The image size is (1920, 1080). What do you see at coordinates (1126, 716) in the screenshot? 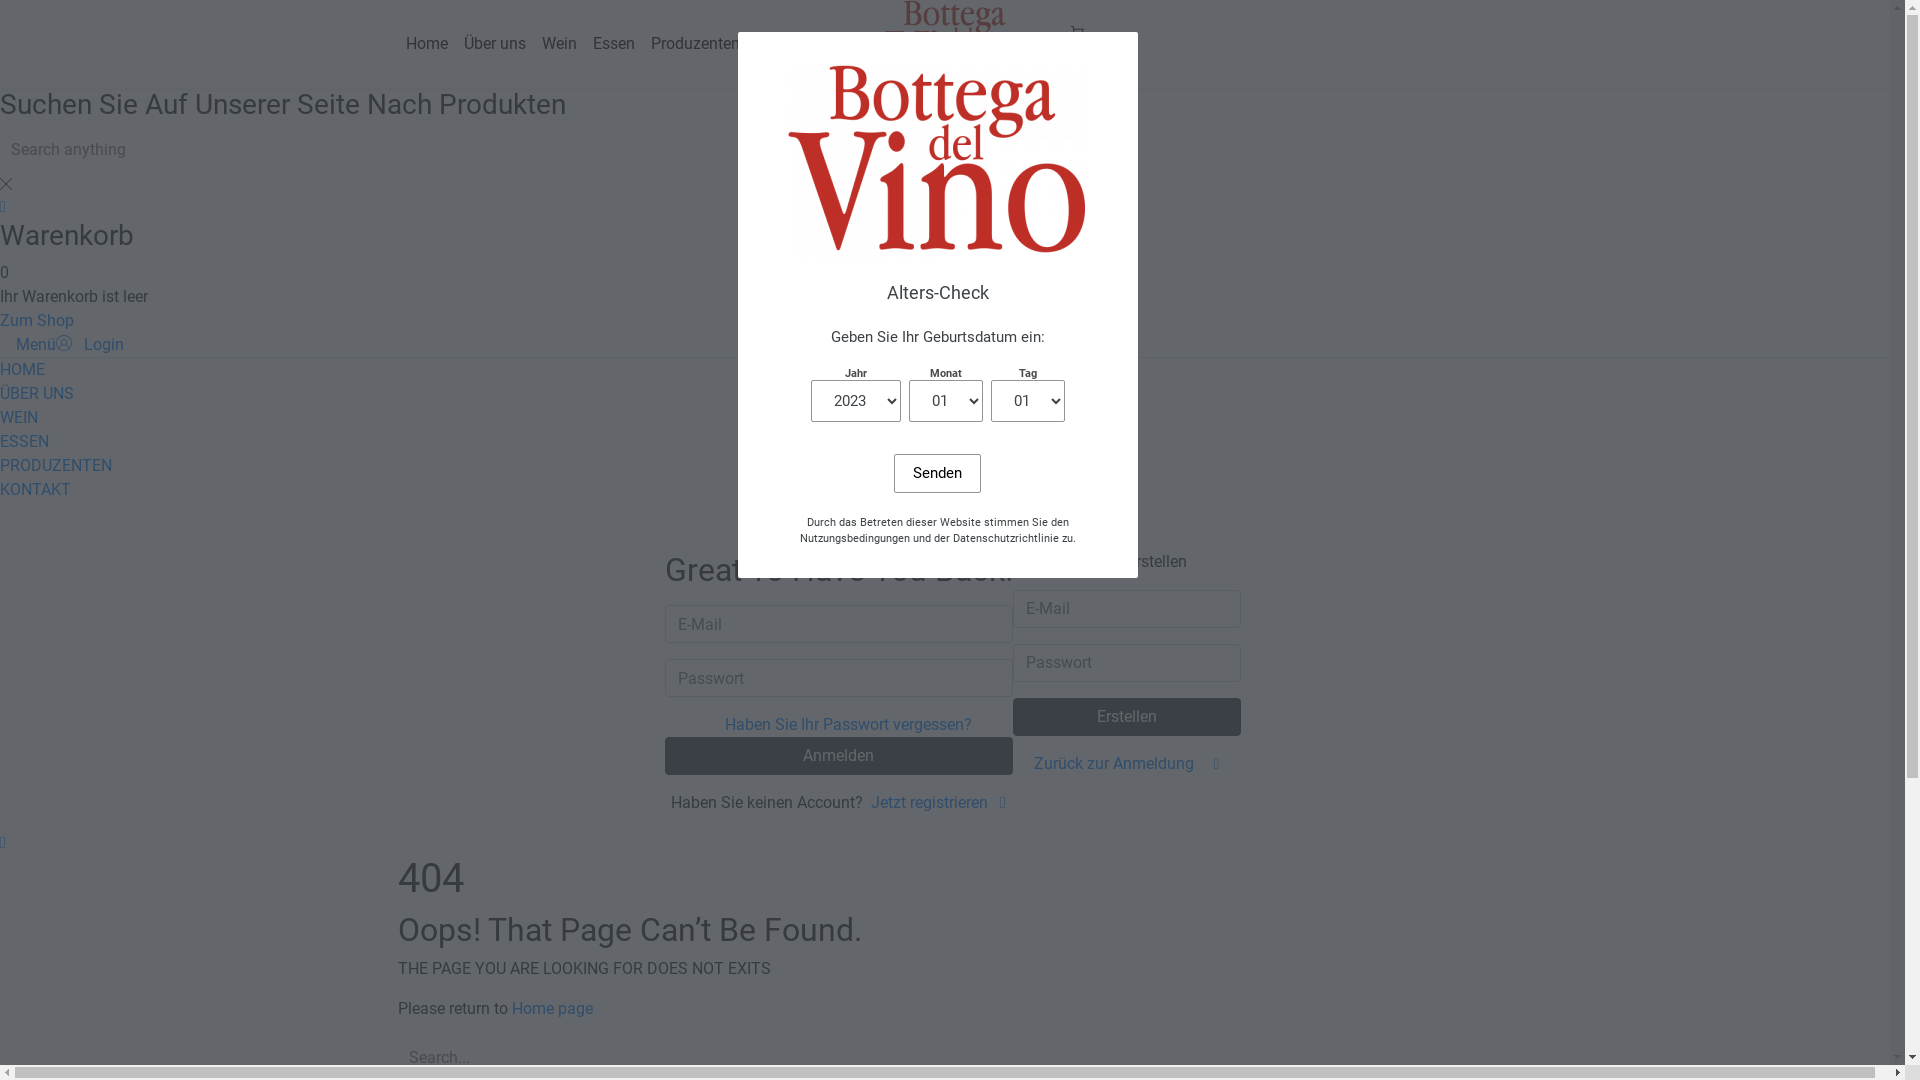
I see `'Erstellen'` at bounding box center [1126, 716].